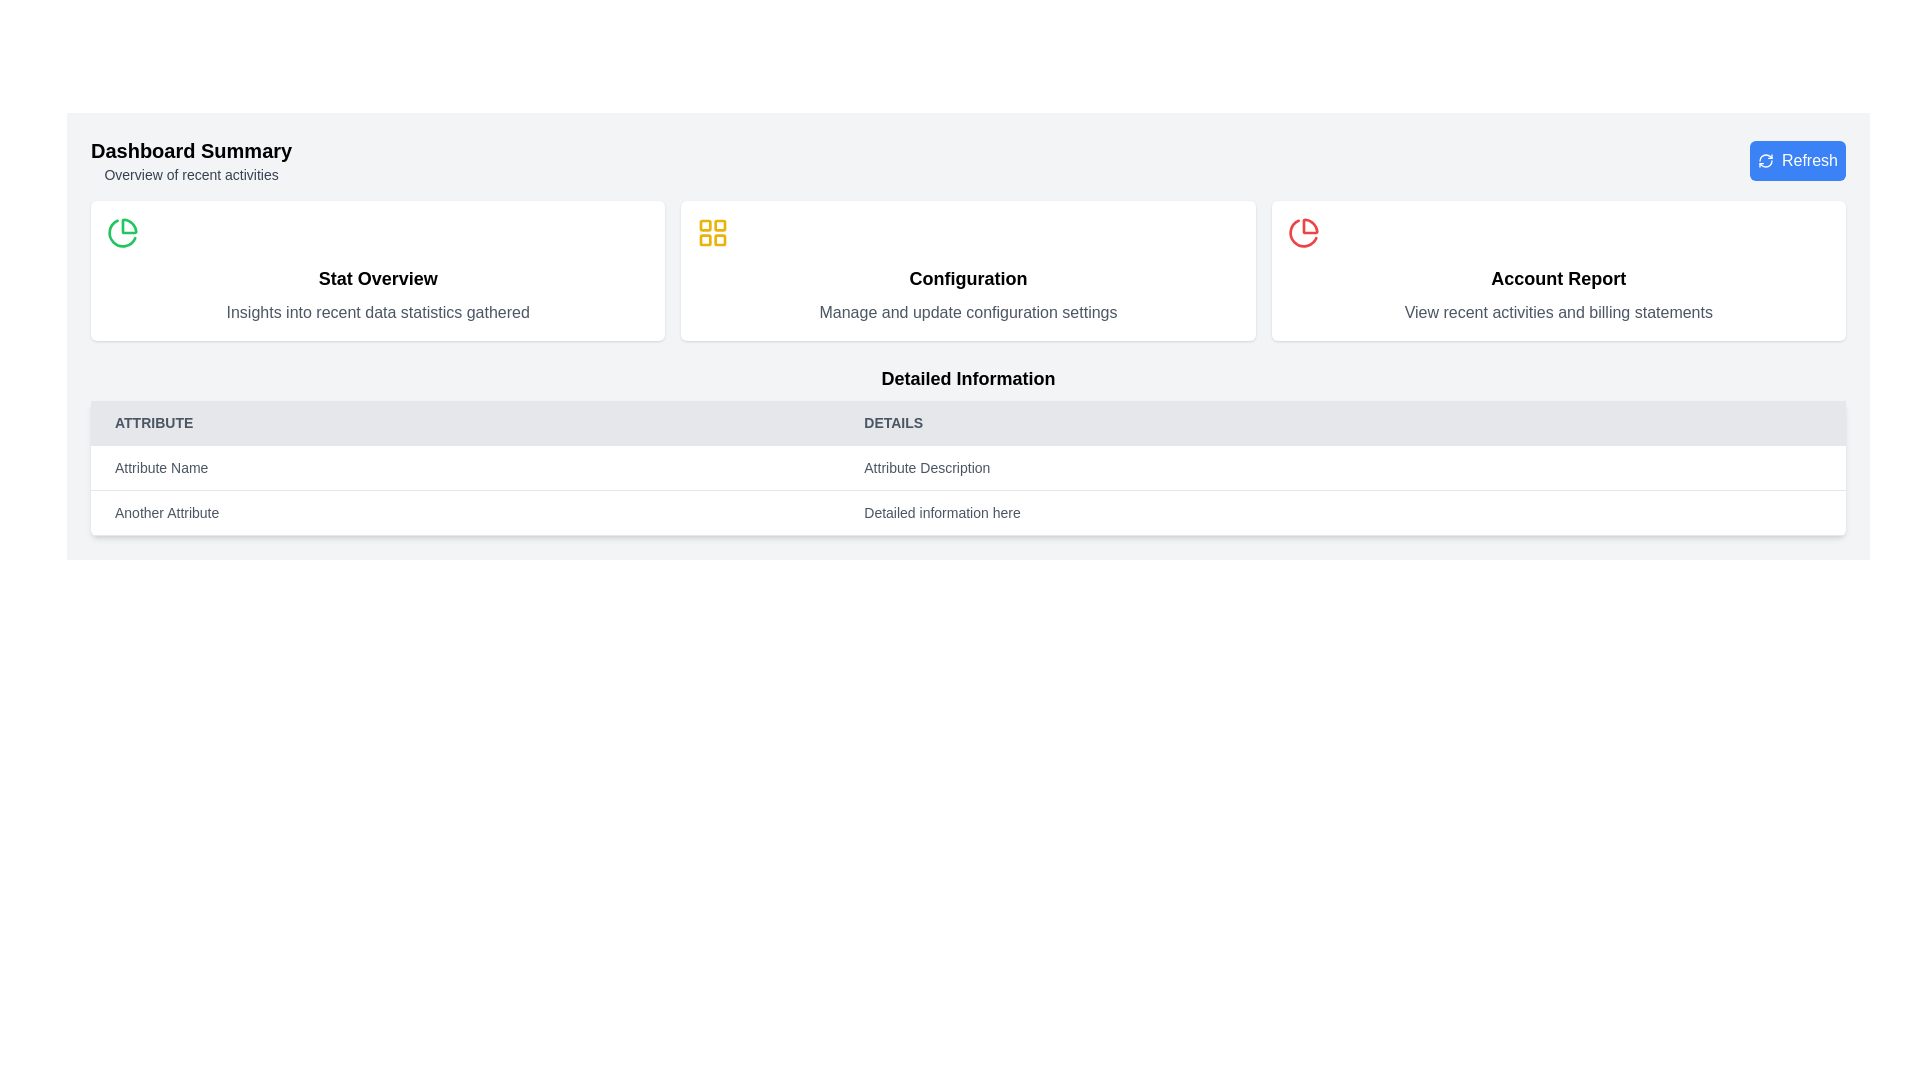 Image resolution: width=1920 pixels, height=1080 pixels. What do you see at coordinates (968, 468) in the screenshot?
I see `the first row under the 'Details' column in the 'Detailed Information' table, which displays 'Attribute Name' and 'Attribute Description'` at bounding box center [968, 468].